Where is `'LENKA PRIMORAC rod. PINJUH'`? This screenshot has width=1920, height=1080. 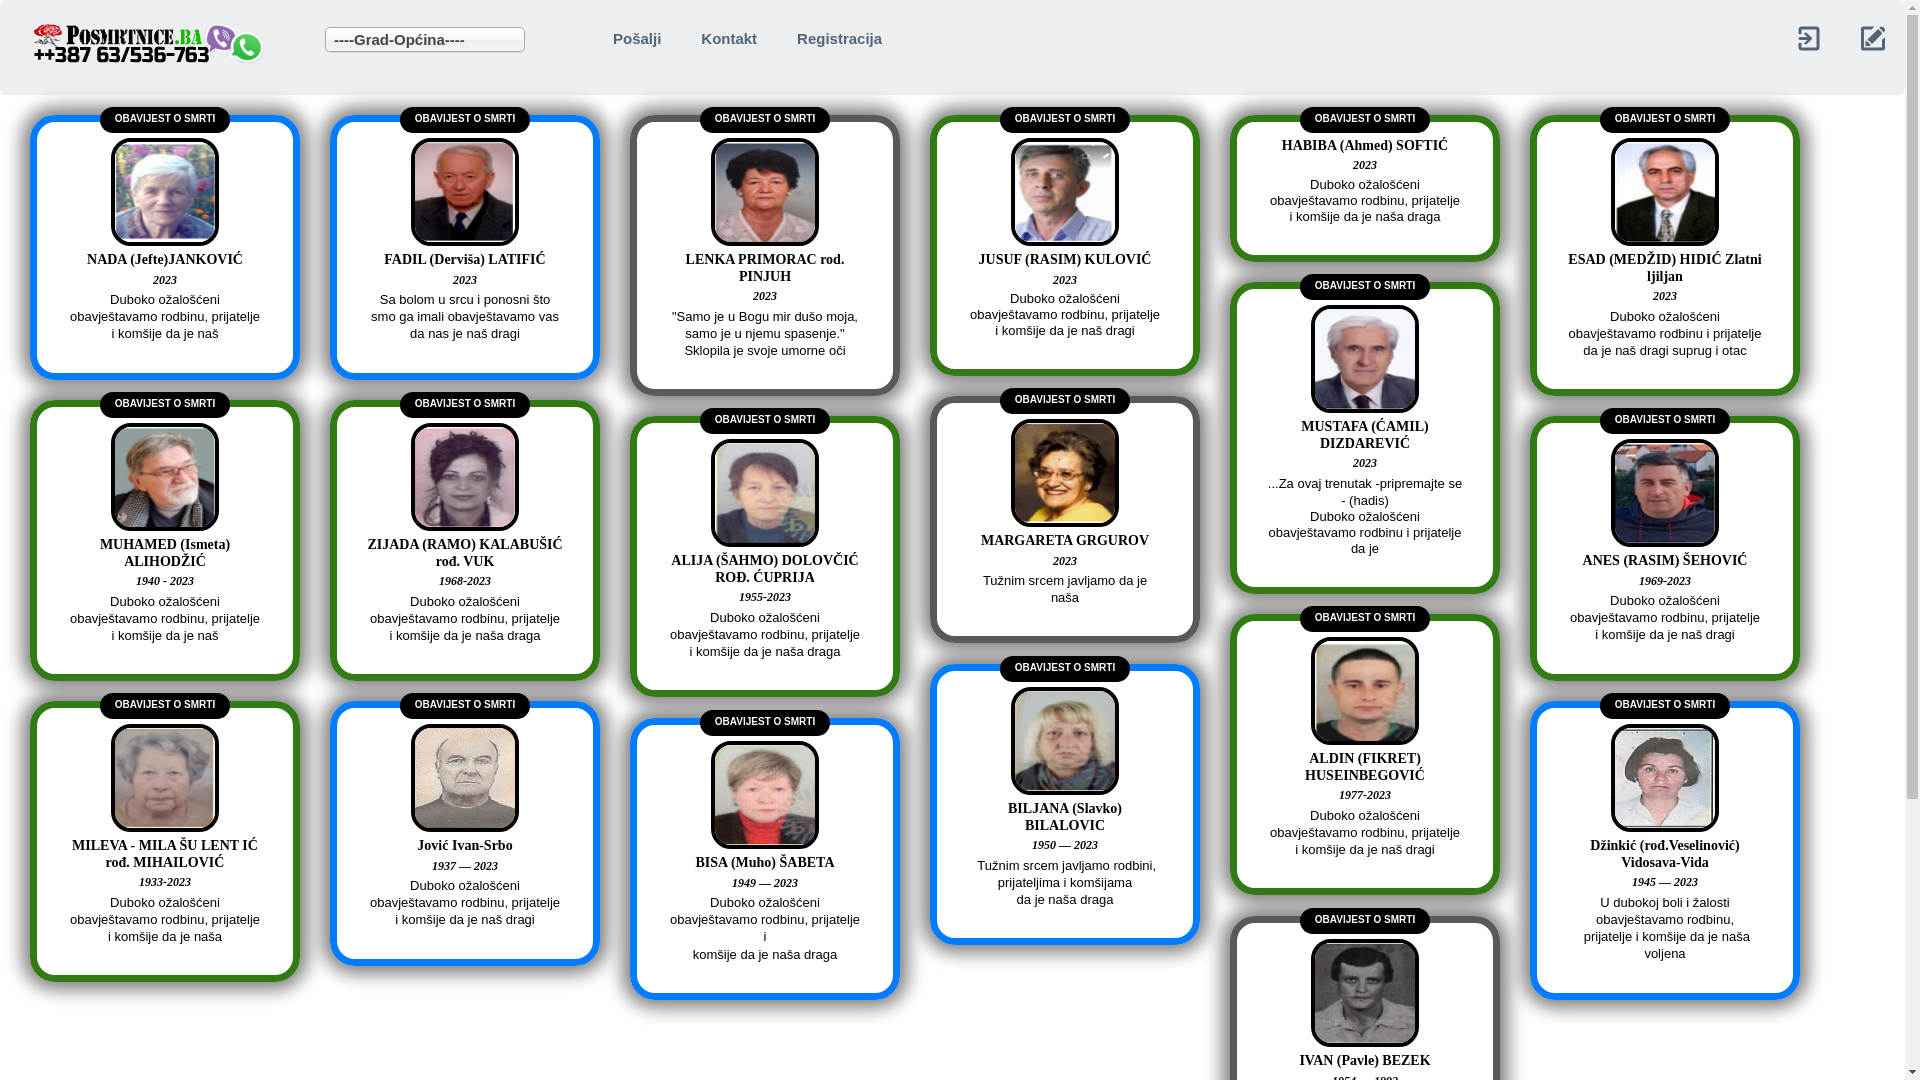
'LENKA PRIMORAC rod. PINJUH' is located at coordinates (667, 278).